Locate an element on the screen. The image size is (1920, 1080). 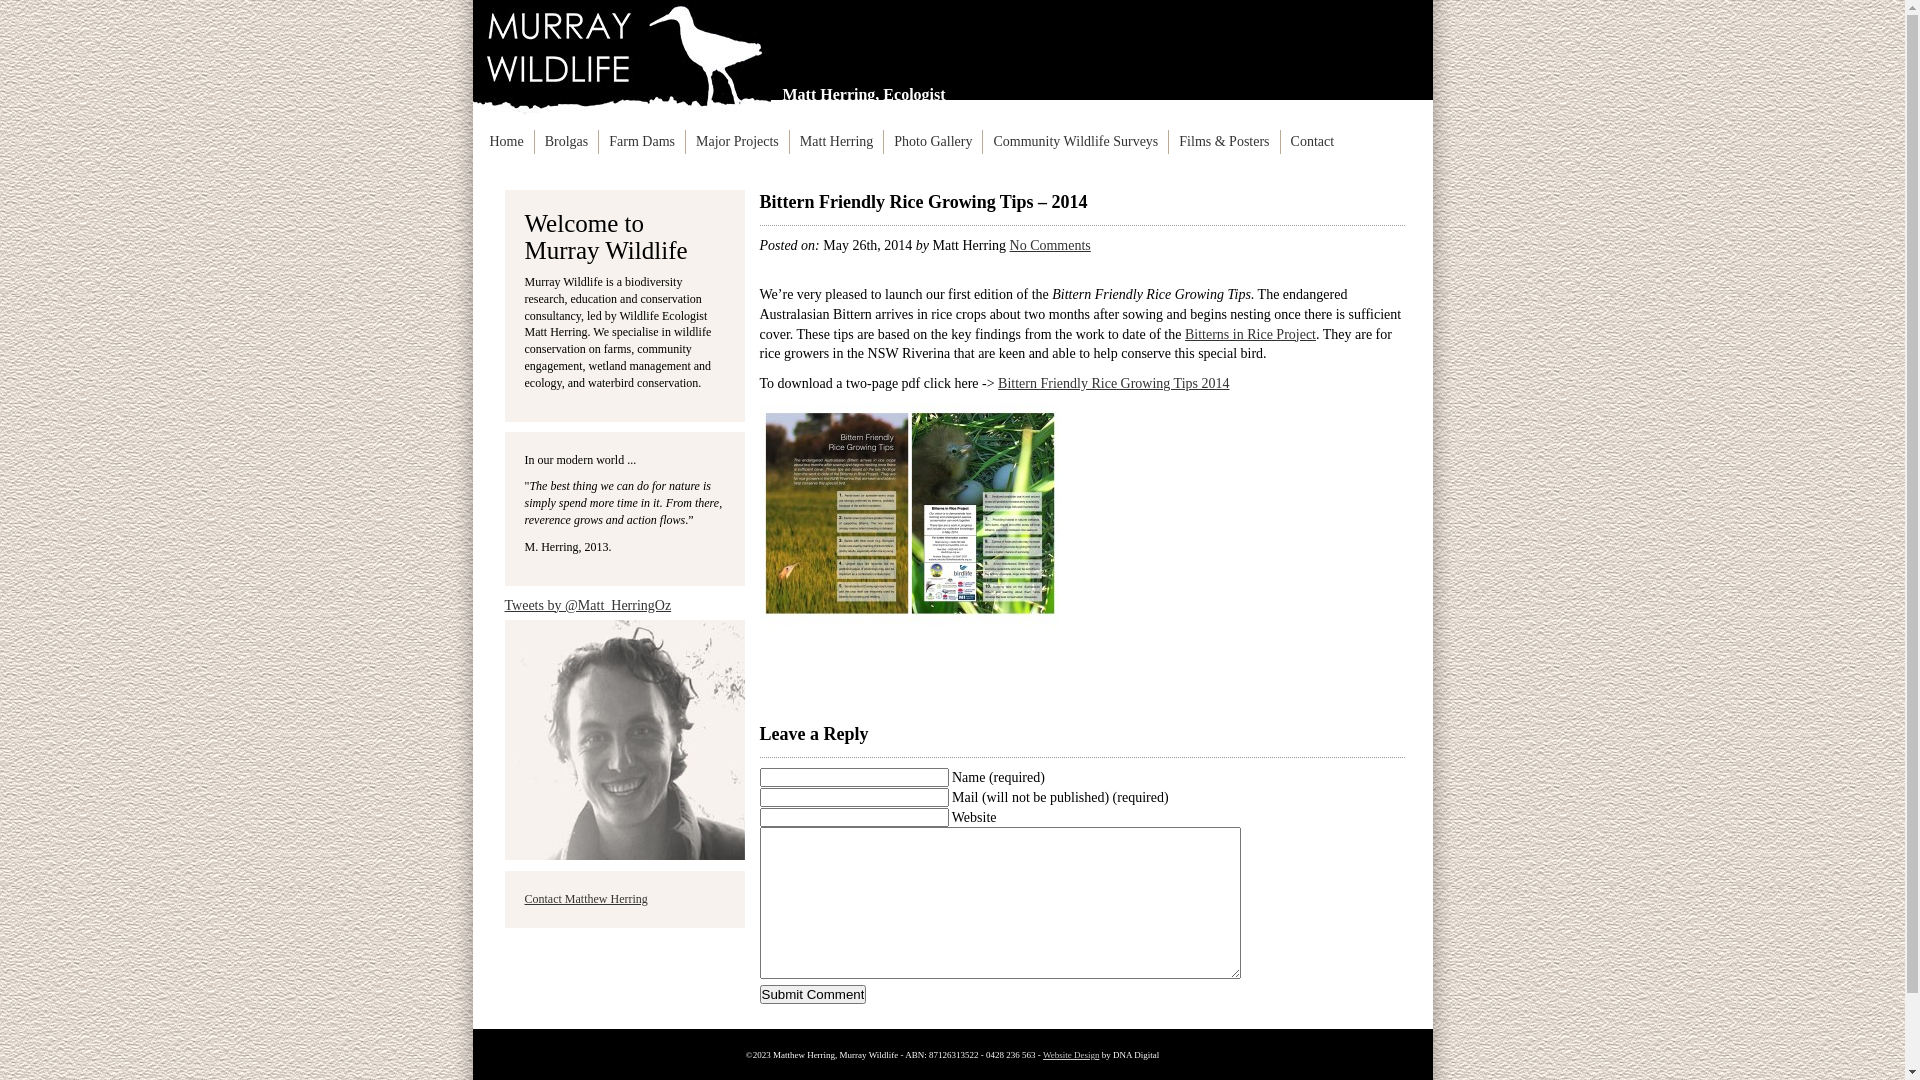
'No Comments' is located at coordinates (1049, 244).